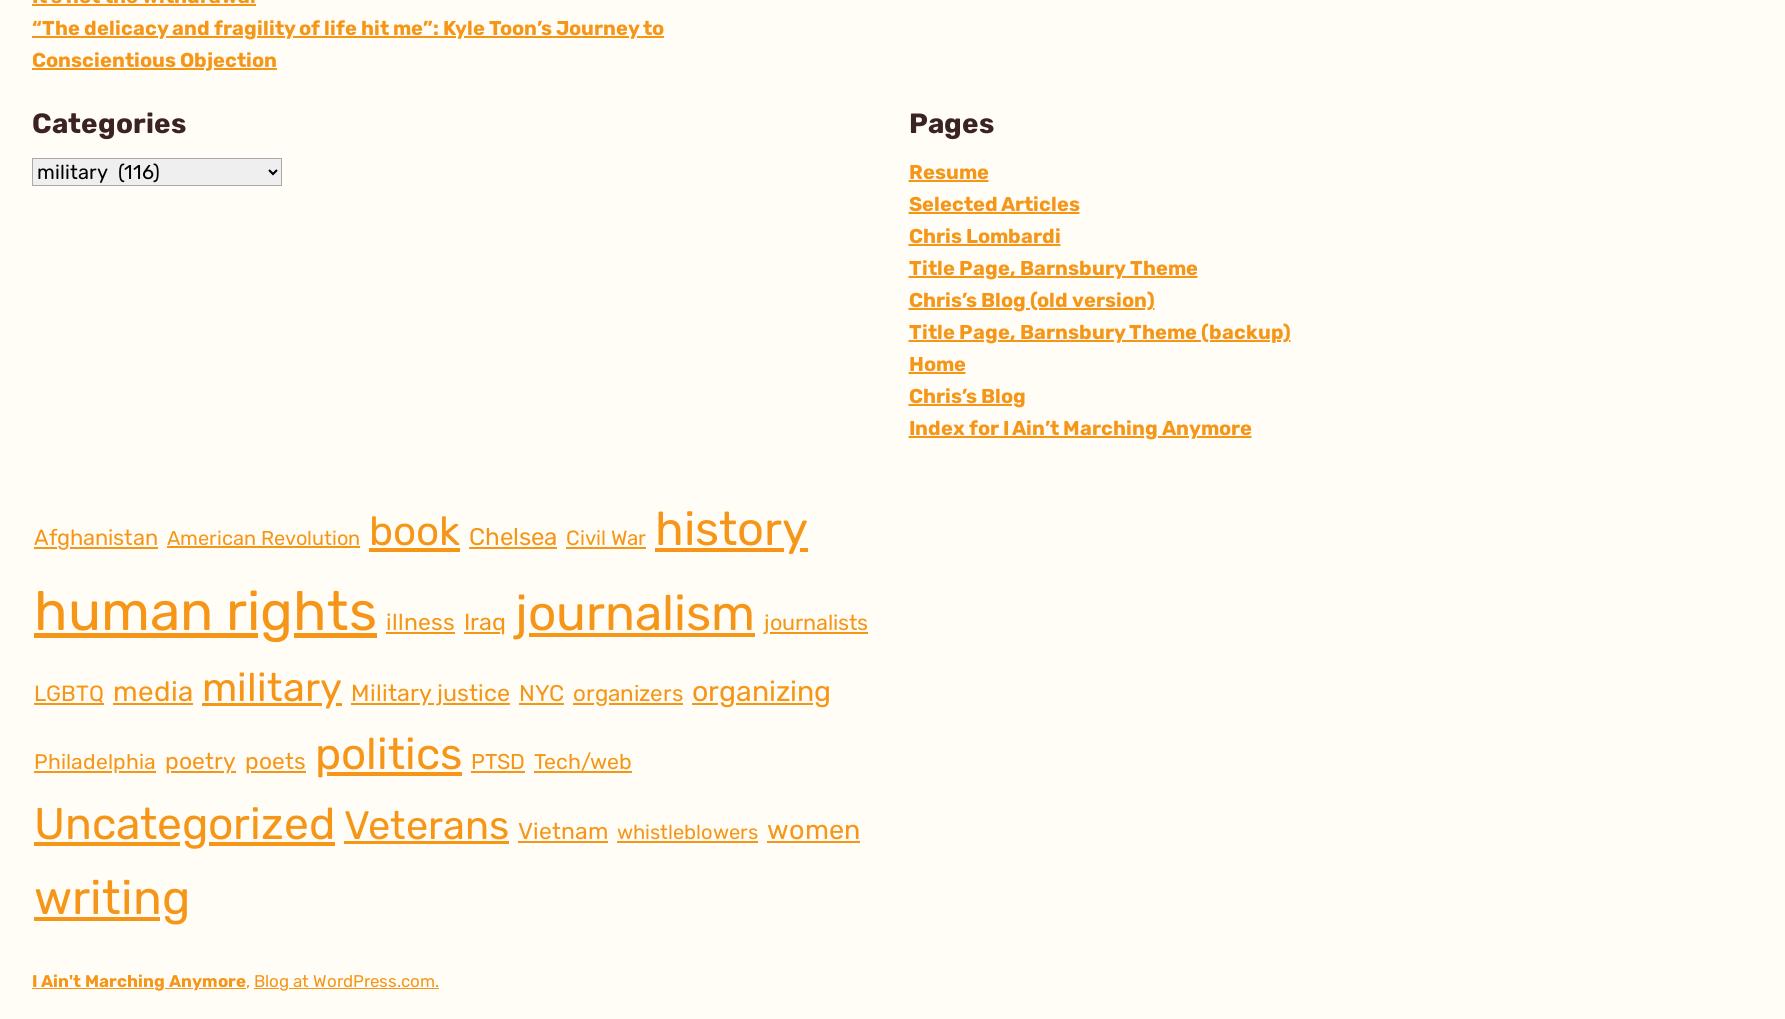 The width and height of the screenshot is (1785, 1019). What do you see at coordinates (949, 122) in the screenshot?
I see `'Pages'` at bounding box center [949, 122].